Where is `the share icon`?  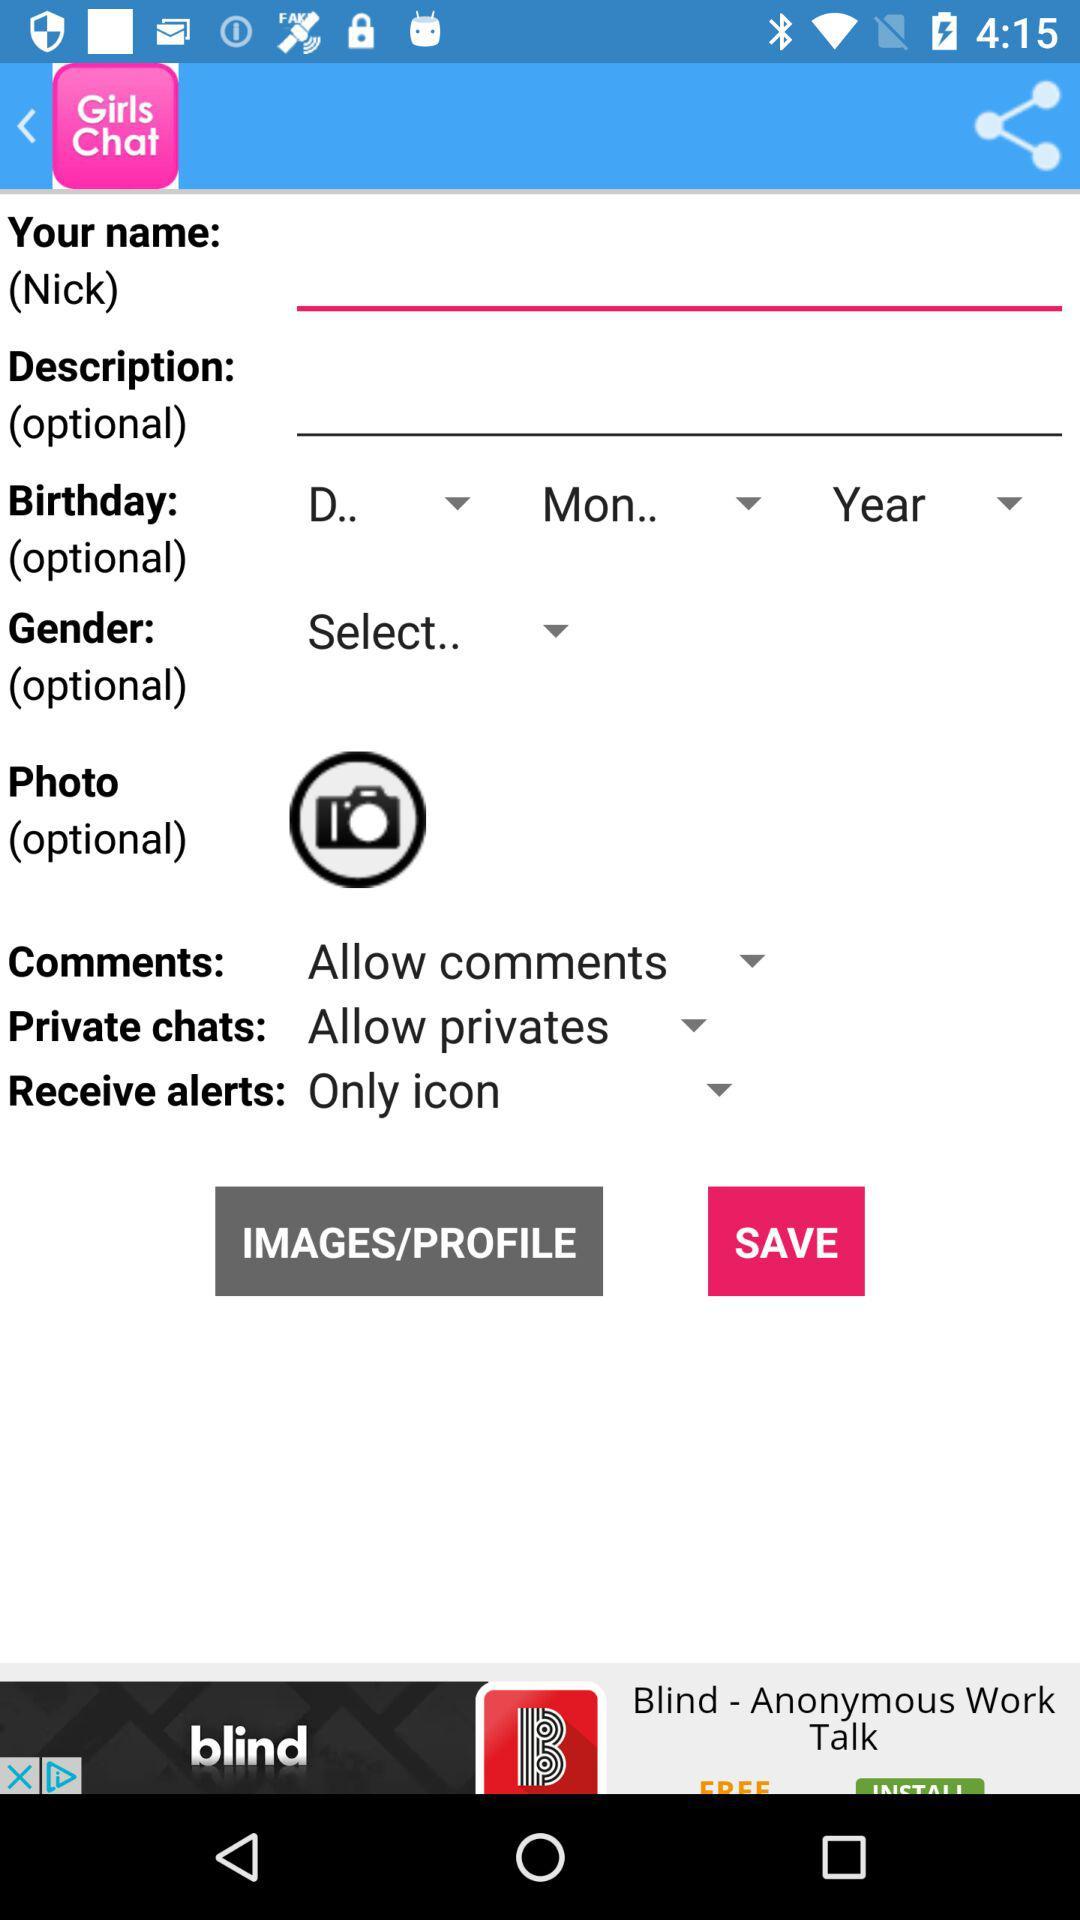
the share icon is located at coordinates (1017, 124).